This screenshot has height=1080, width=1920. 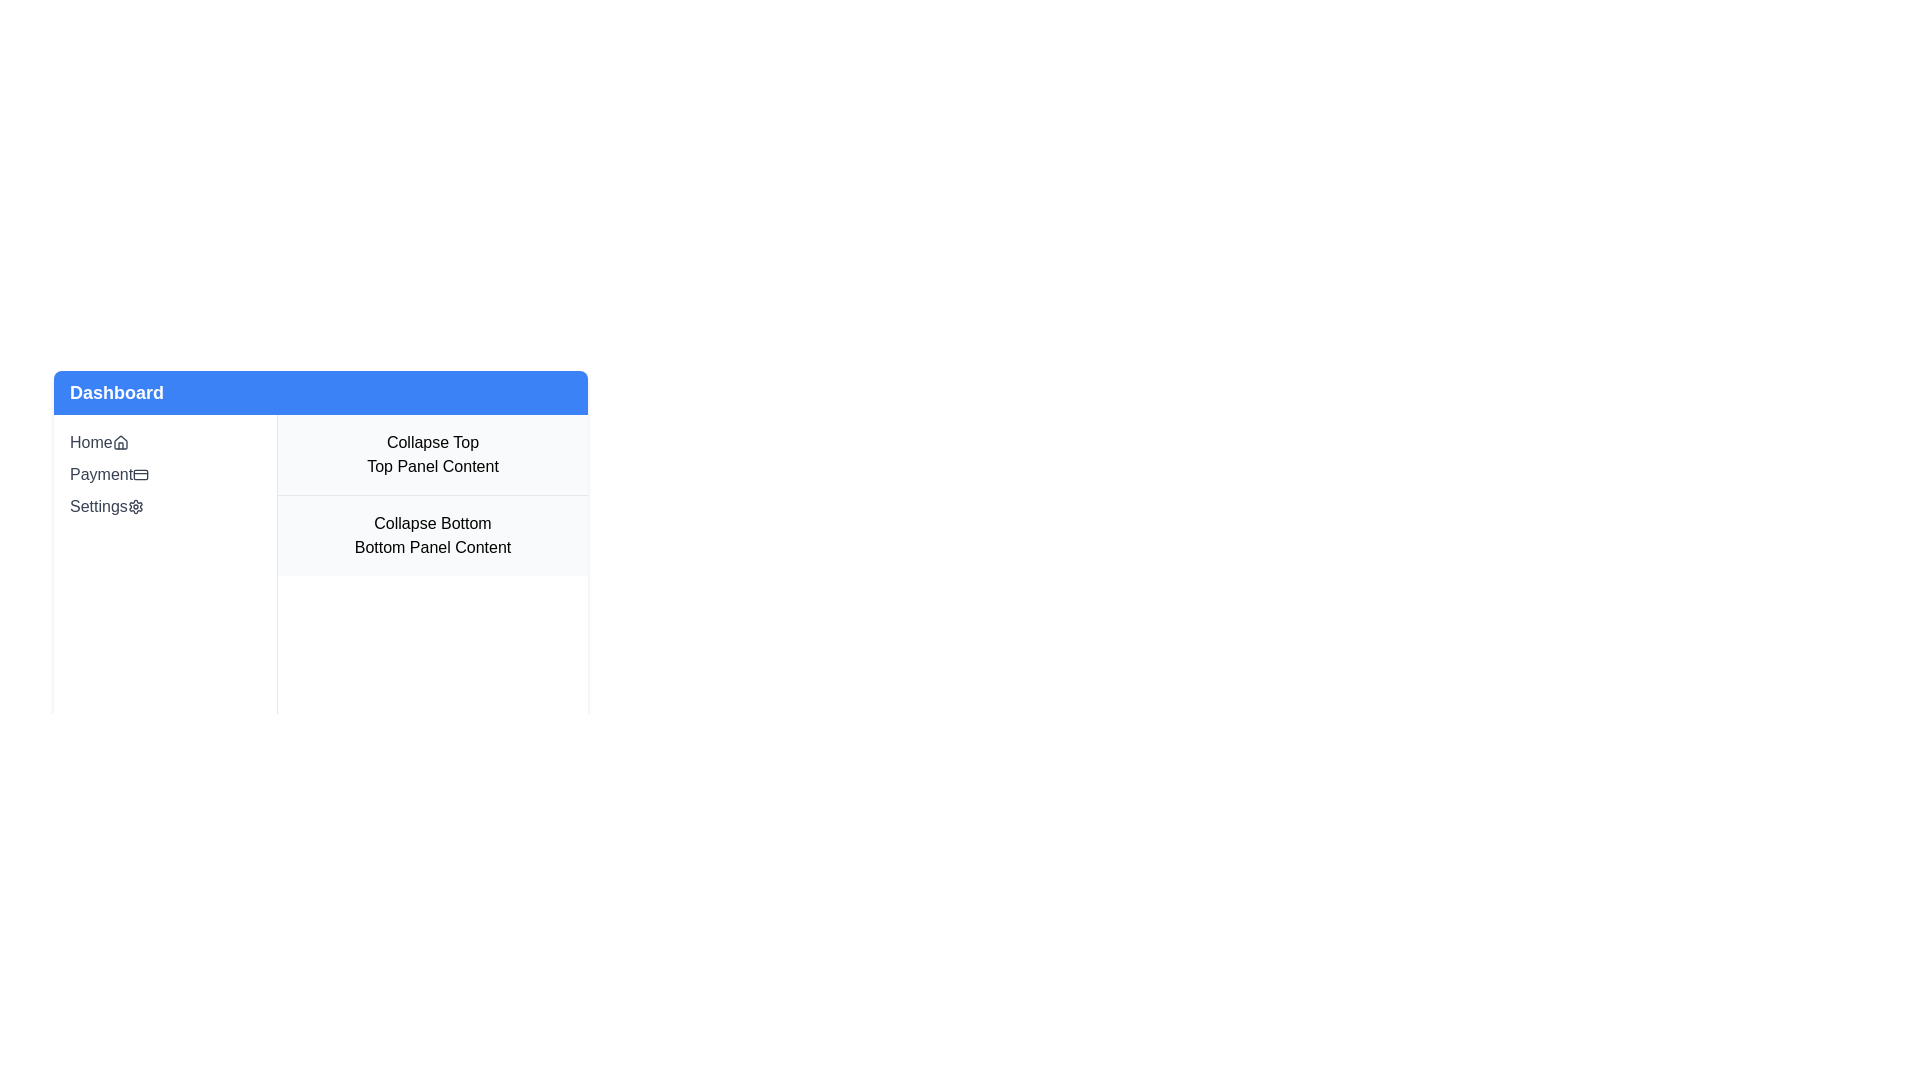 I want to click on the rectangular element within the 'Payment' menu item icon, which is located between the 'Home' and 'Settings' items in the main navigation section, so click(x=140, y=474).